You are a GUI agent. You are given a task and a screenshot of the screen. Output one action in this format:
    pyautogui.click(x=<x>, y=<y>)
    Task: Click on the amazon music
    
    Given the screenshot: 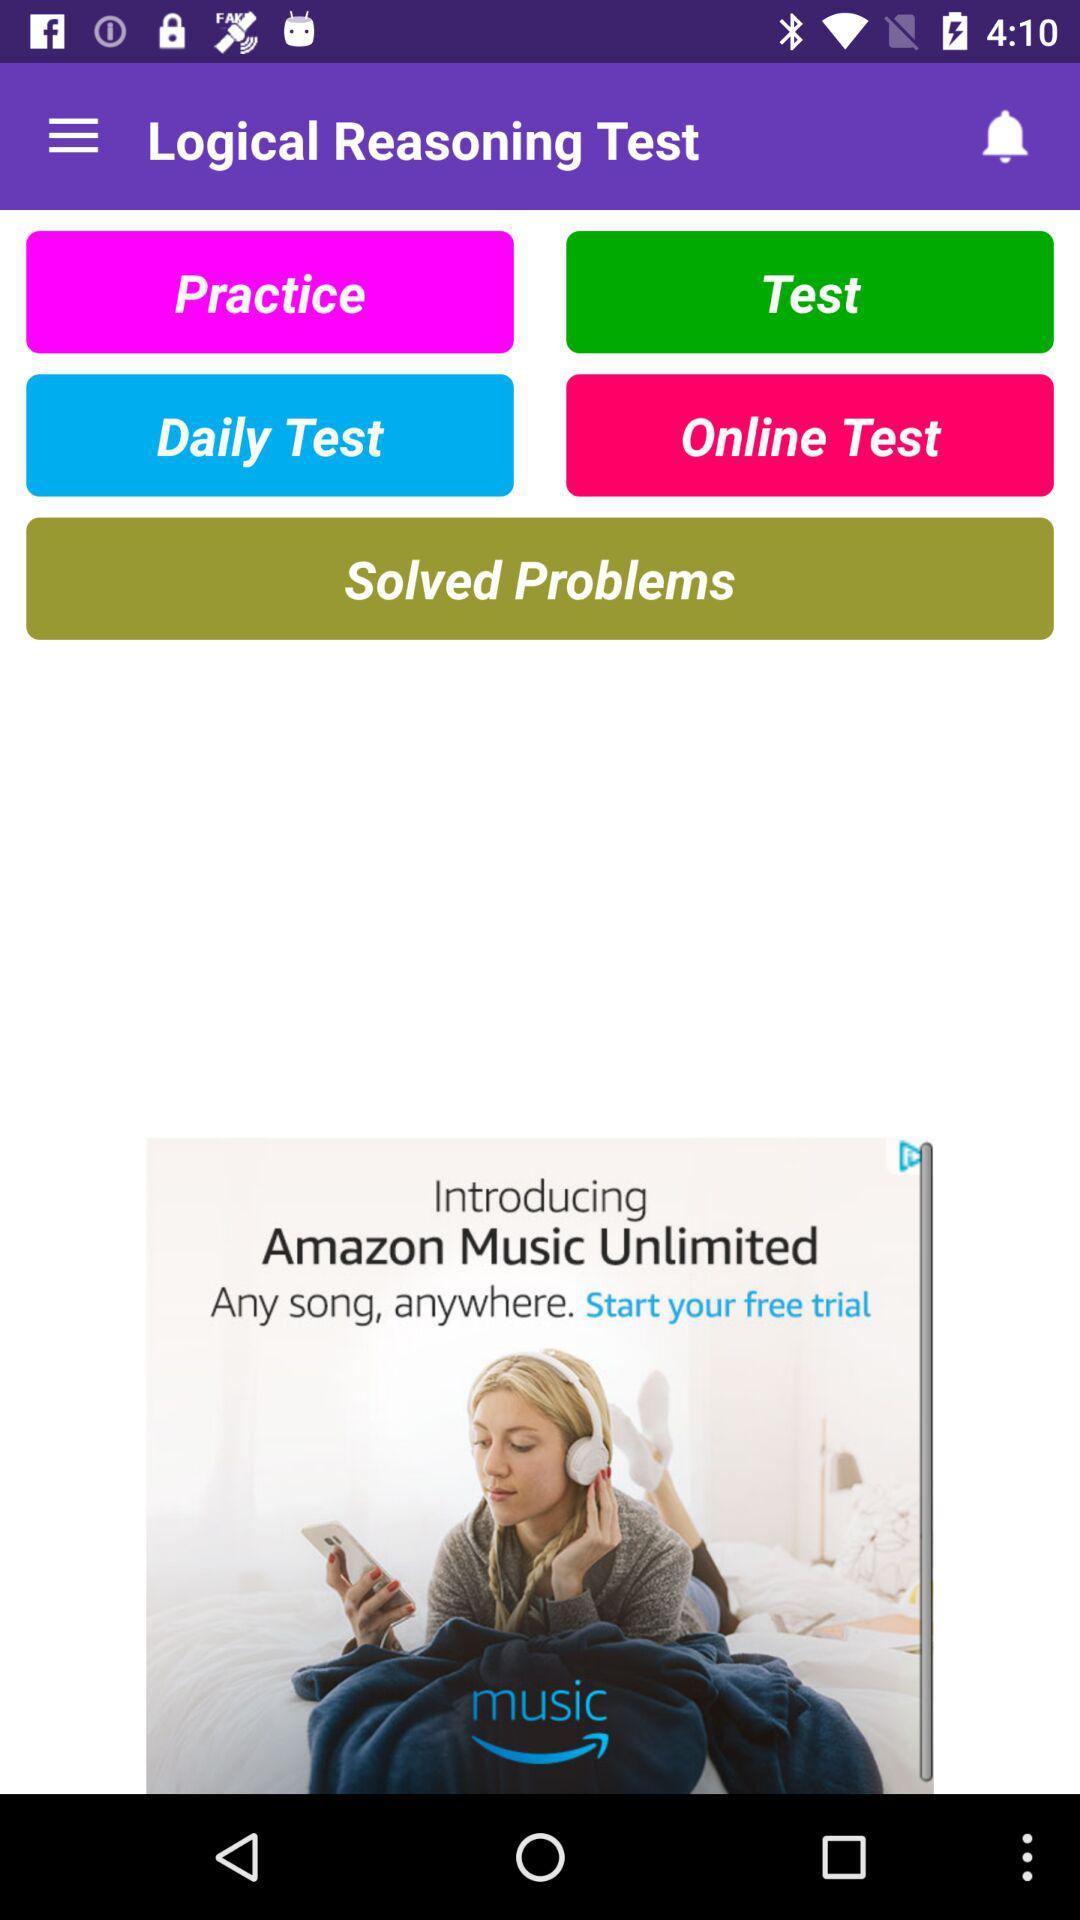 What is the action you would take?
    pyautogui.click(x=540, y=1465)
    